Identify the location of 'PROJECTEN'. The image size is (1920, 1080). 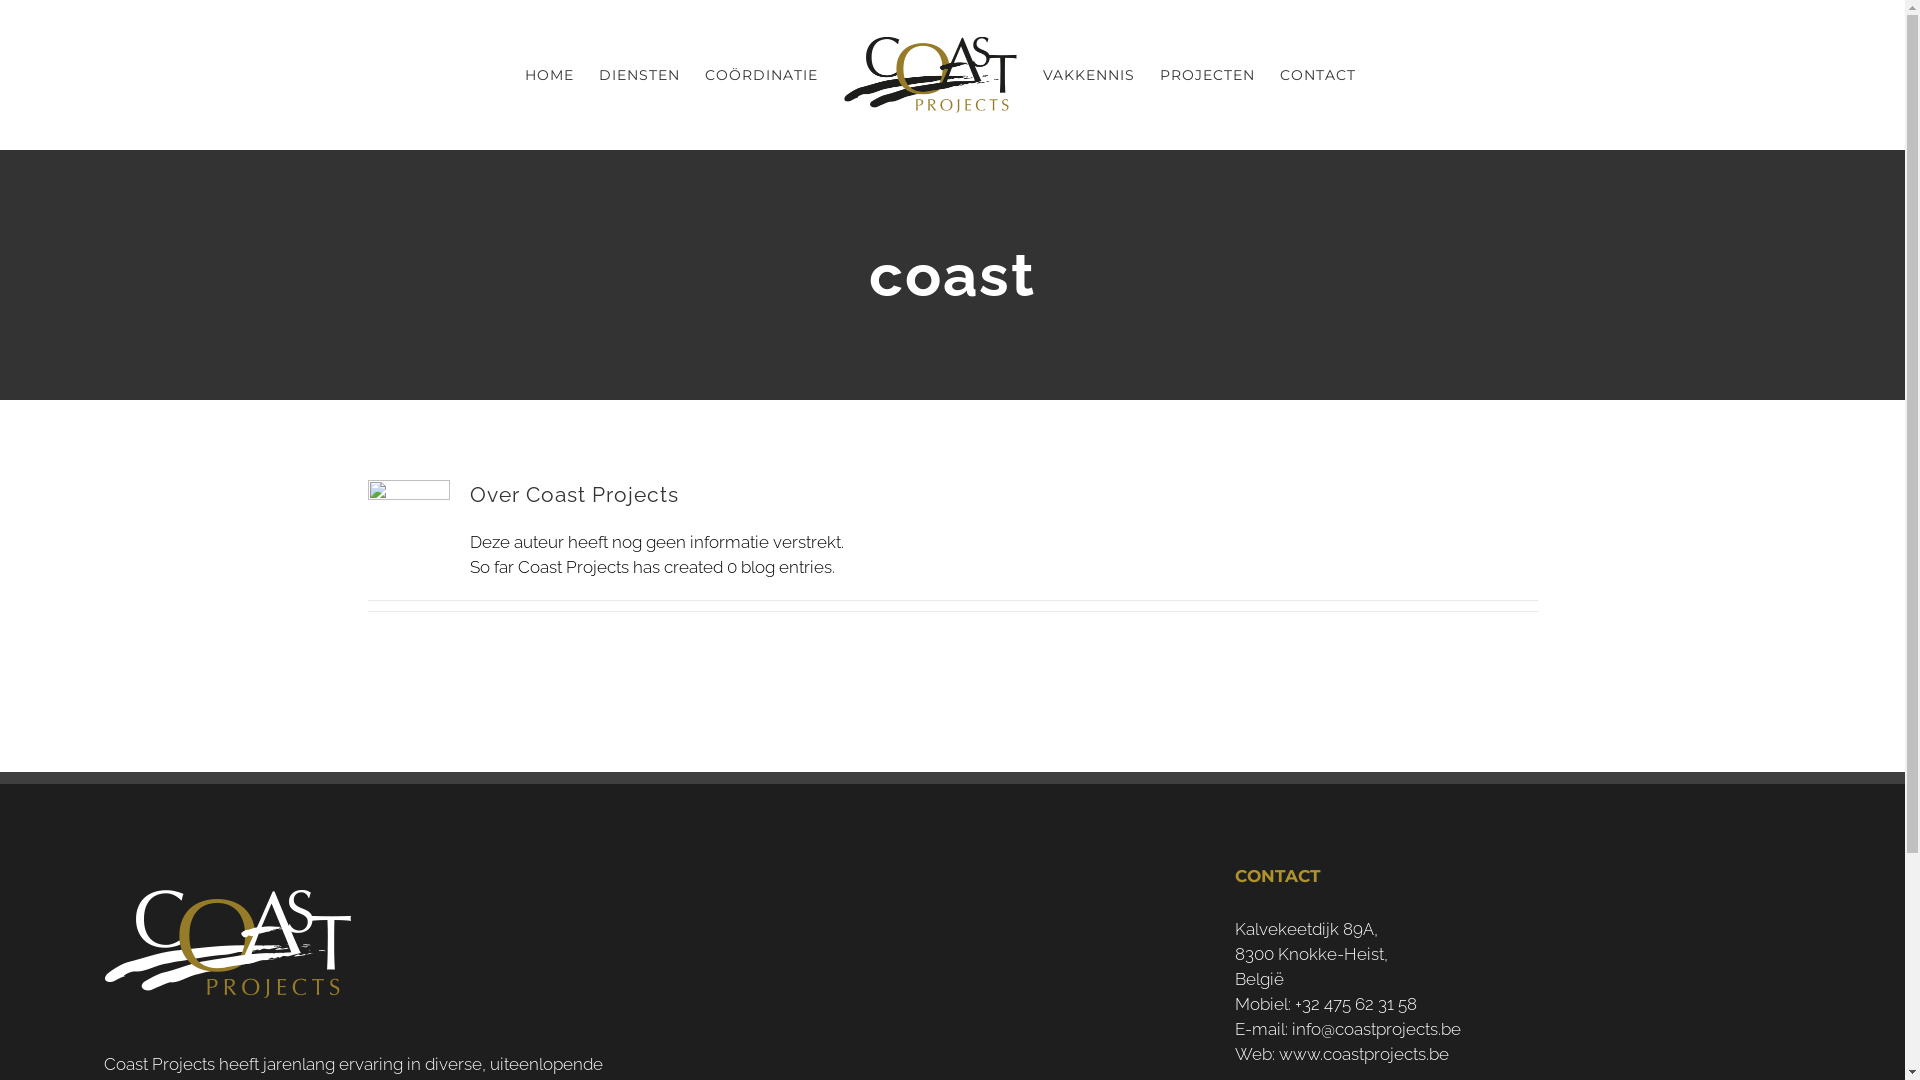
(1160, 73).